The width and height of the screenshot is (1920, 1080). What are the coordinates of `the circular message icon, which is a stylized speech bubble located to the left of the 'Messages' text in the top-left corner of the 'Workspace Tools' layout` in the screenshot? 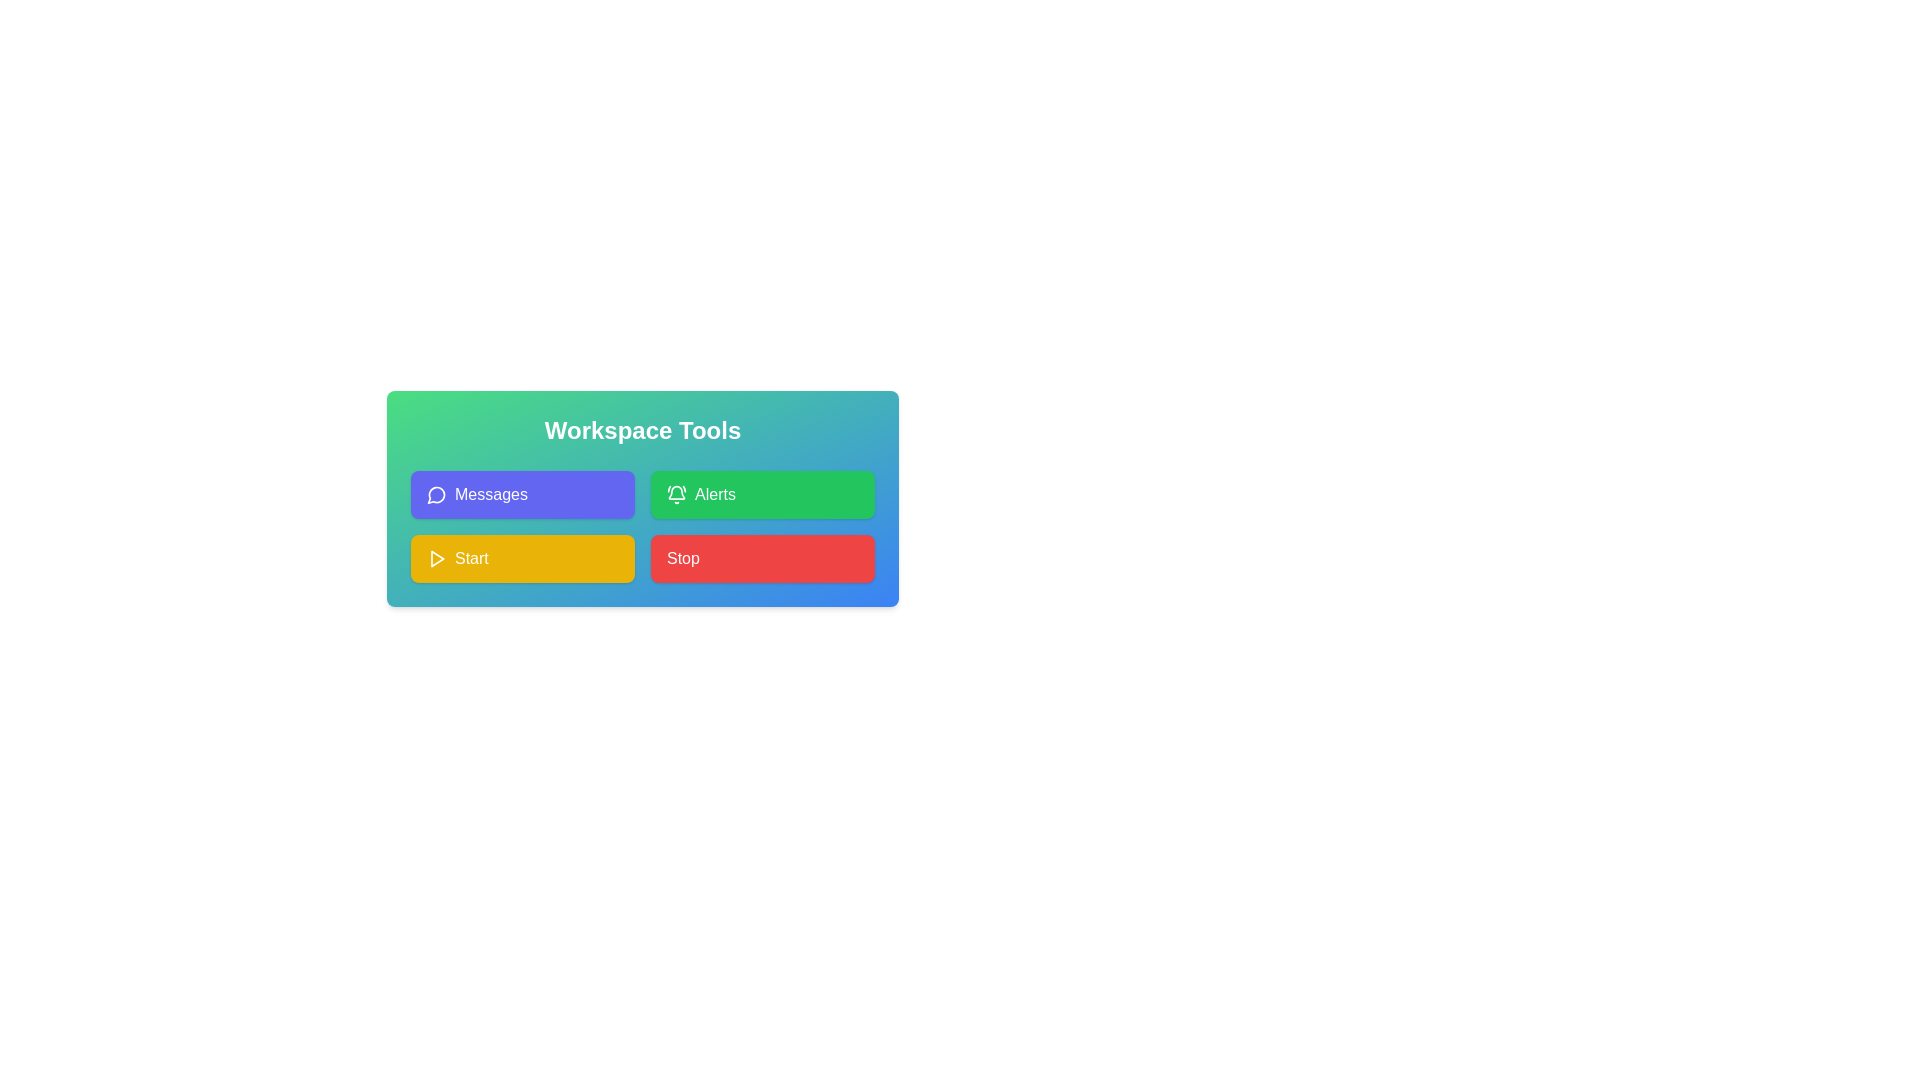 It's located at (435, 494).